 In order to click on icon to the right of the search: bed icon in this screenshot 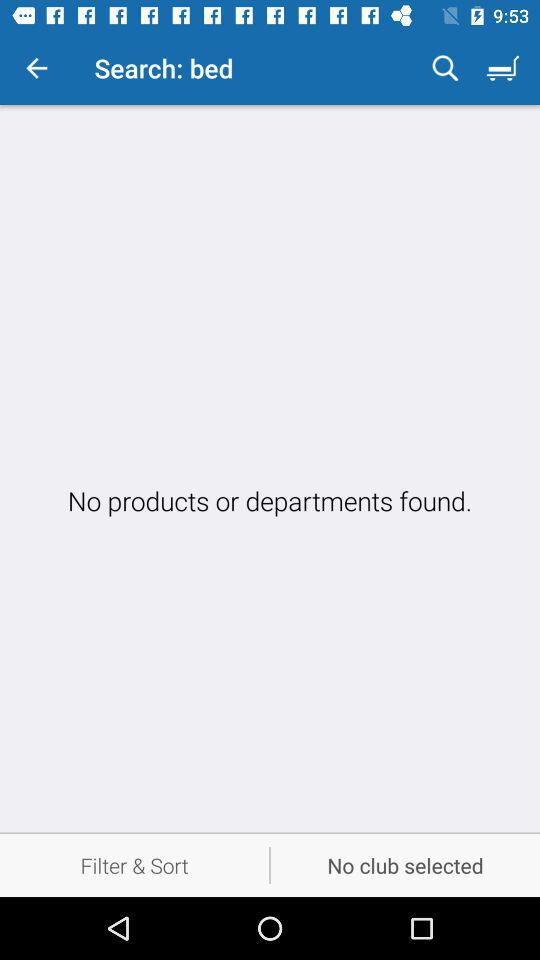, I will do `click(445, 68)`.